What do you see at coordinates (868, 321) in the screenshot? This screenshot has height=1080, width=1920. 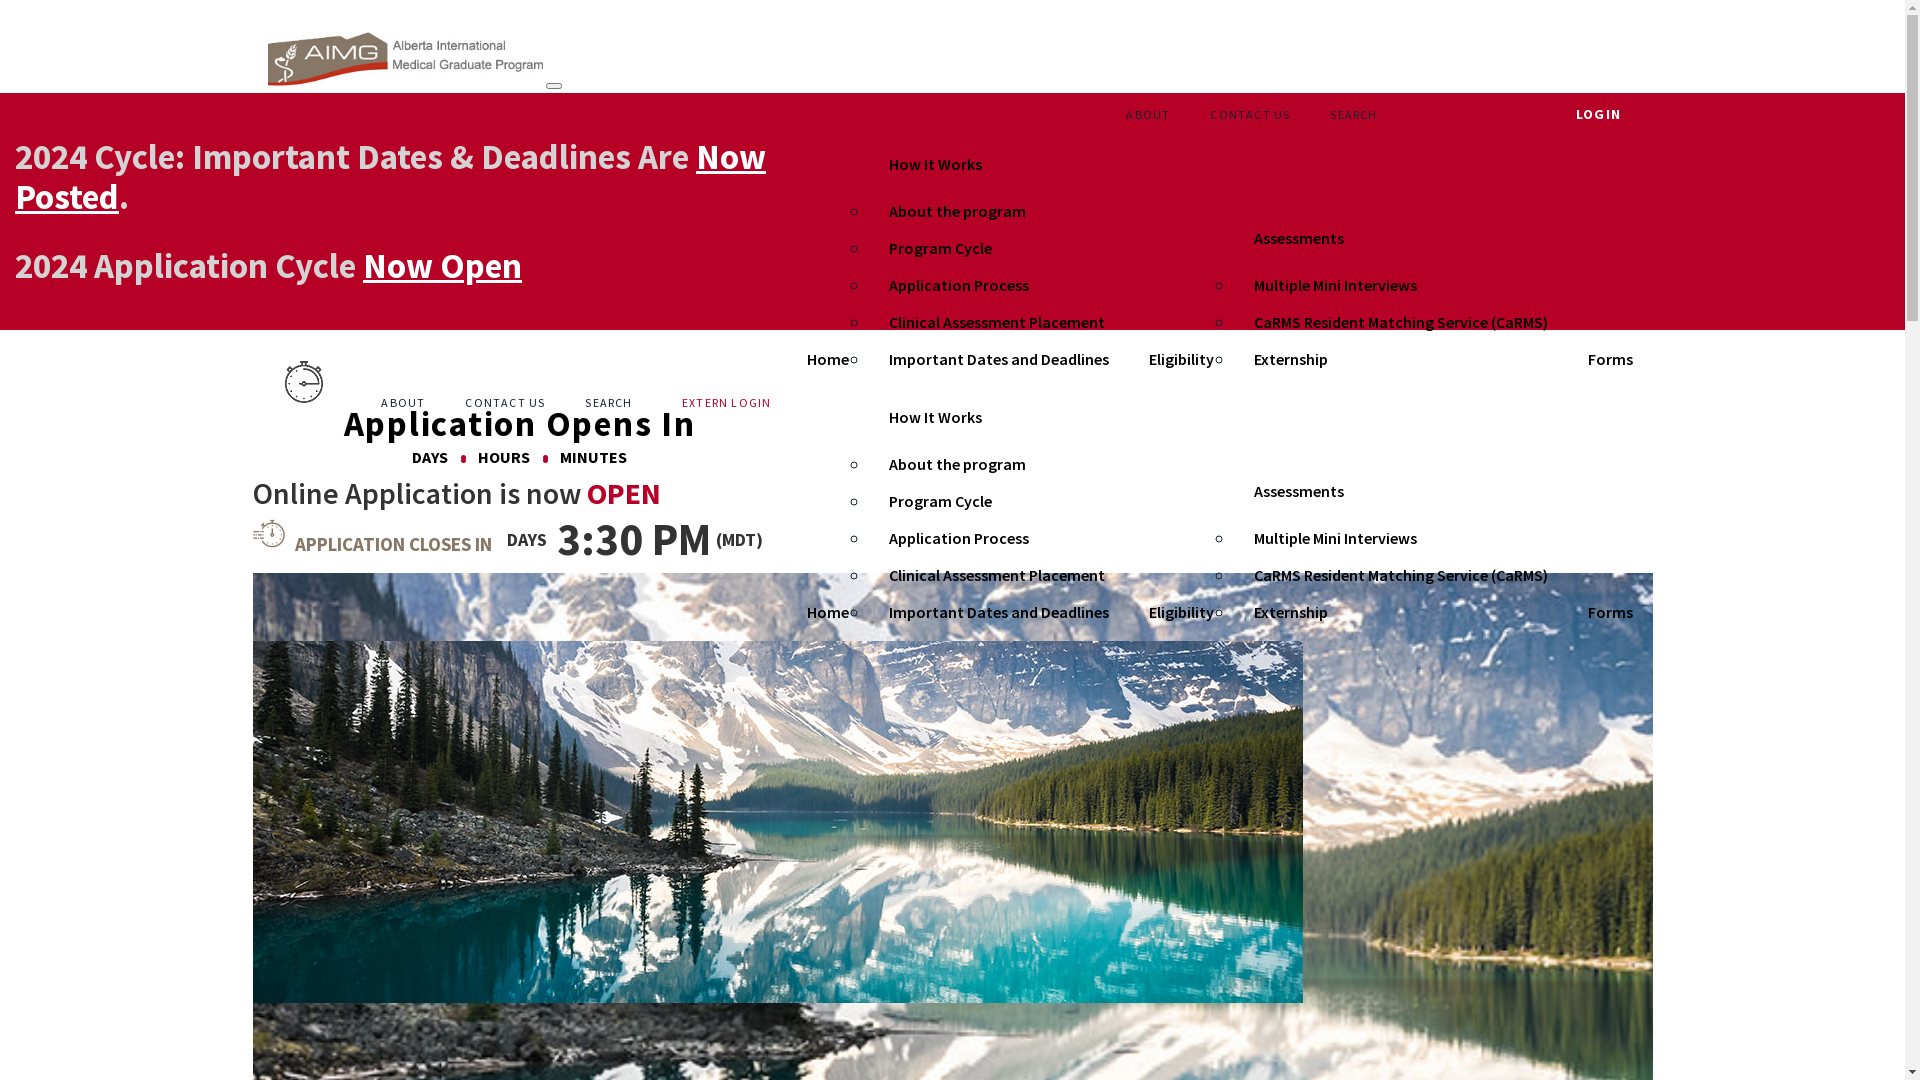 I see `'Clinical Assessment Placement'` at bounding box center [868, 321].